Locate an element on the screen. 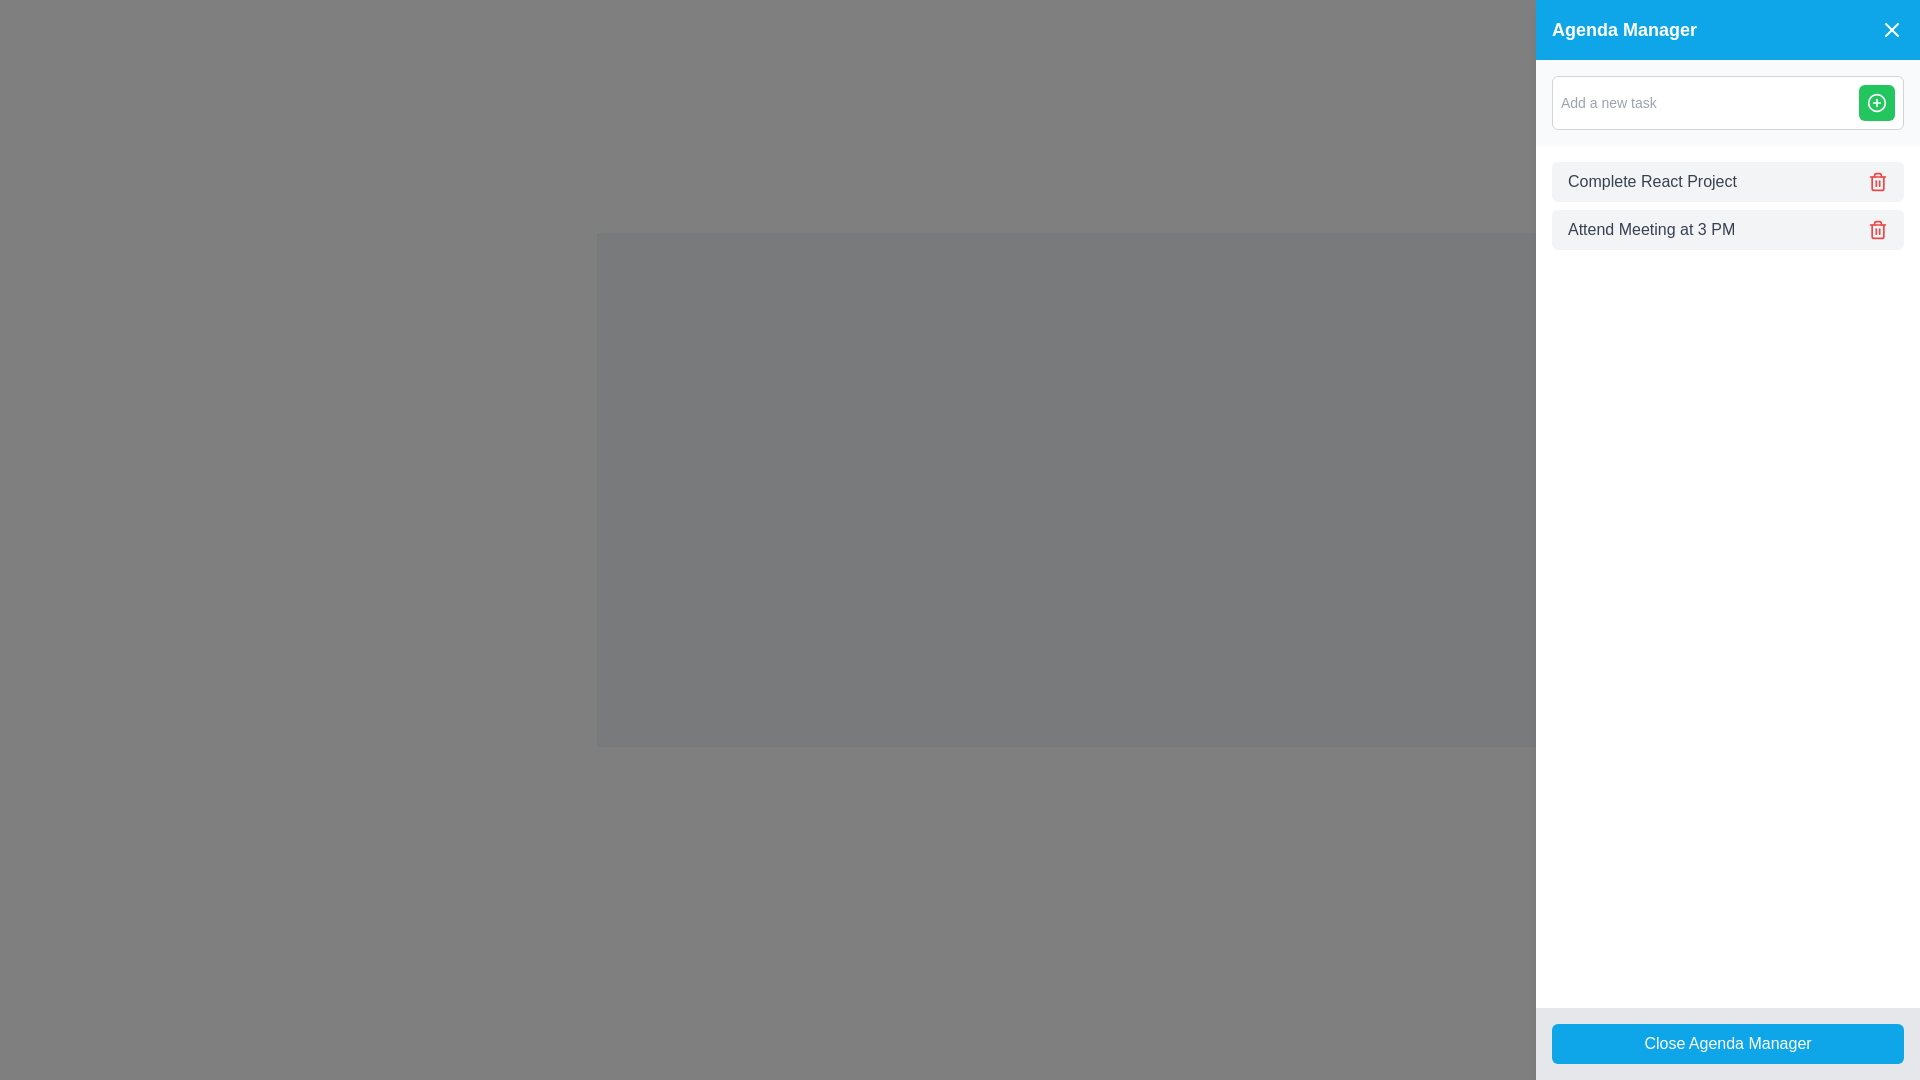  the bright red trash can icon is located at coordinates (1876, 229).